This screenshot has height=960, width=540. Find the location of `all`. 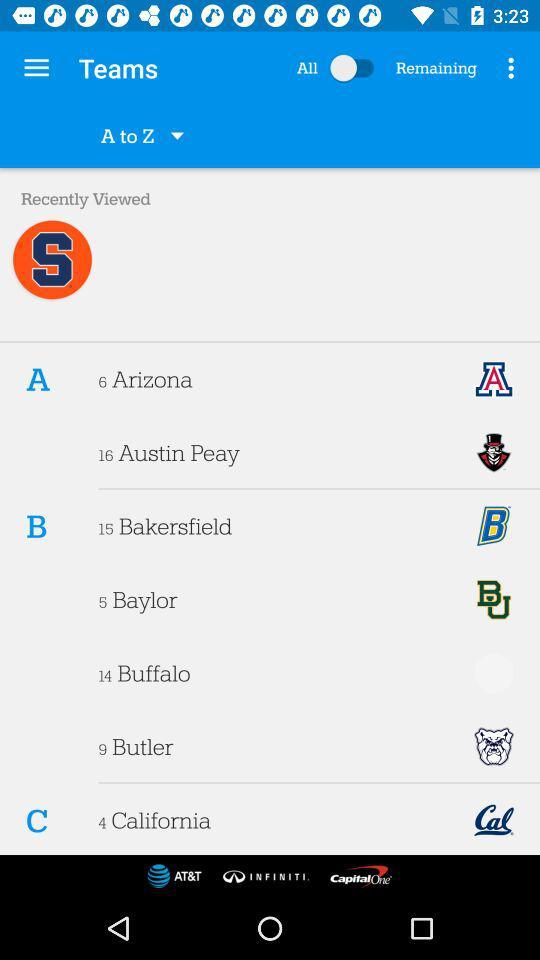

all is located at coordinates (355, 68).